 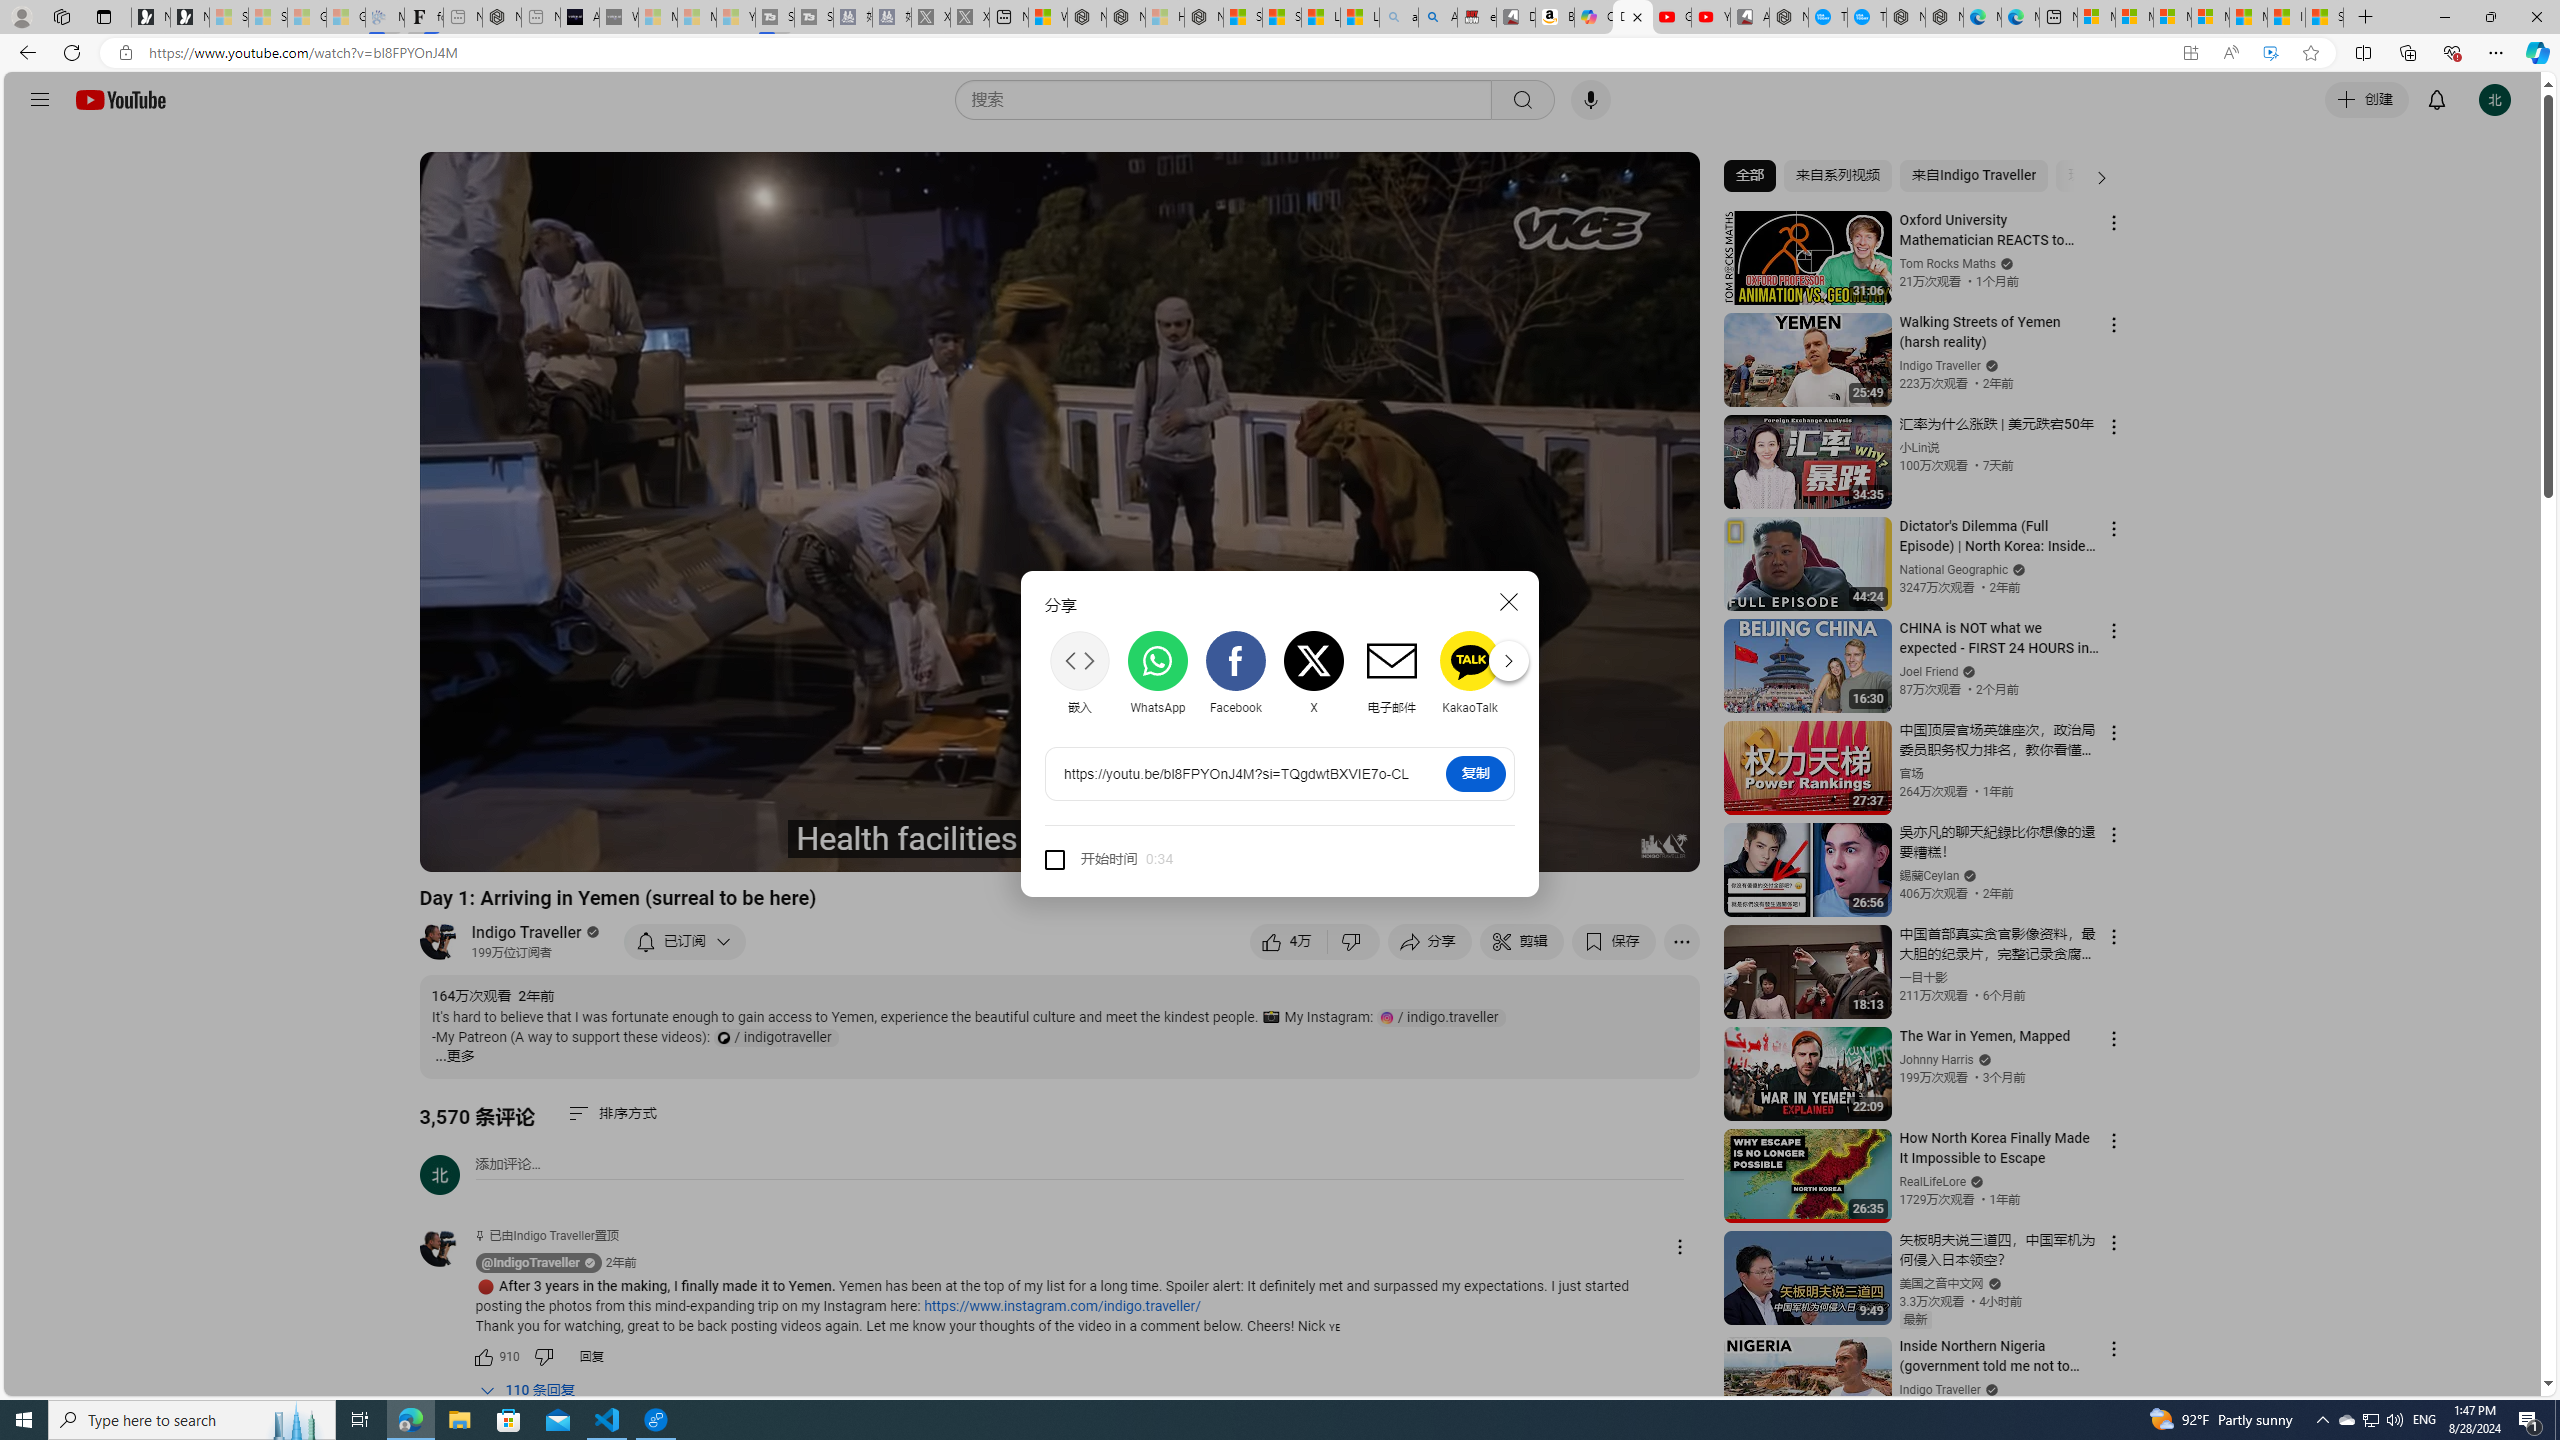 What do you see at coordinates (188, 16) in the screenshot?
I see `'Newsletter Sign Up'` at bounding box center [188, 16].